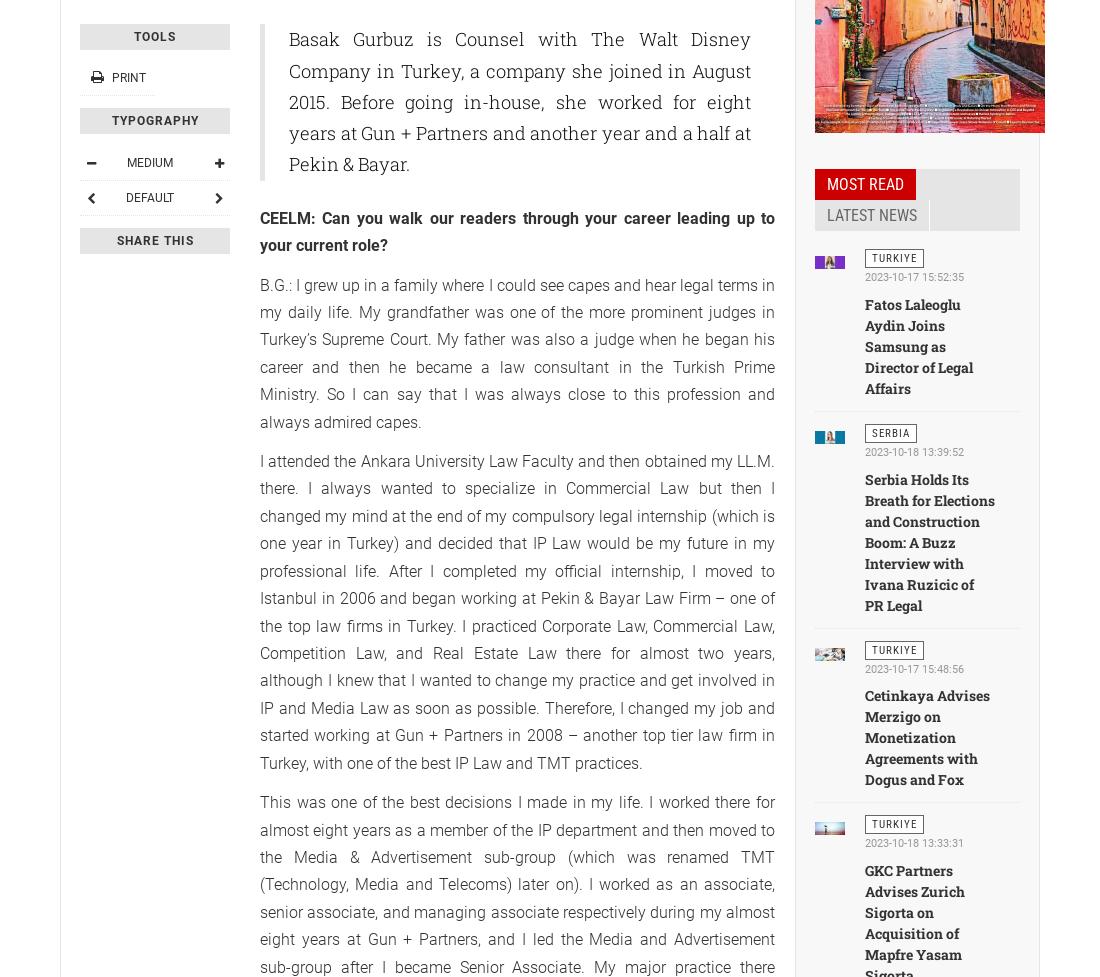  Describe the element at coordinates (864, 183) in the screenshot. I see `'Most read'` at that location.